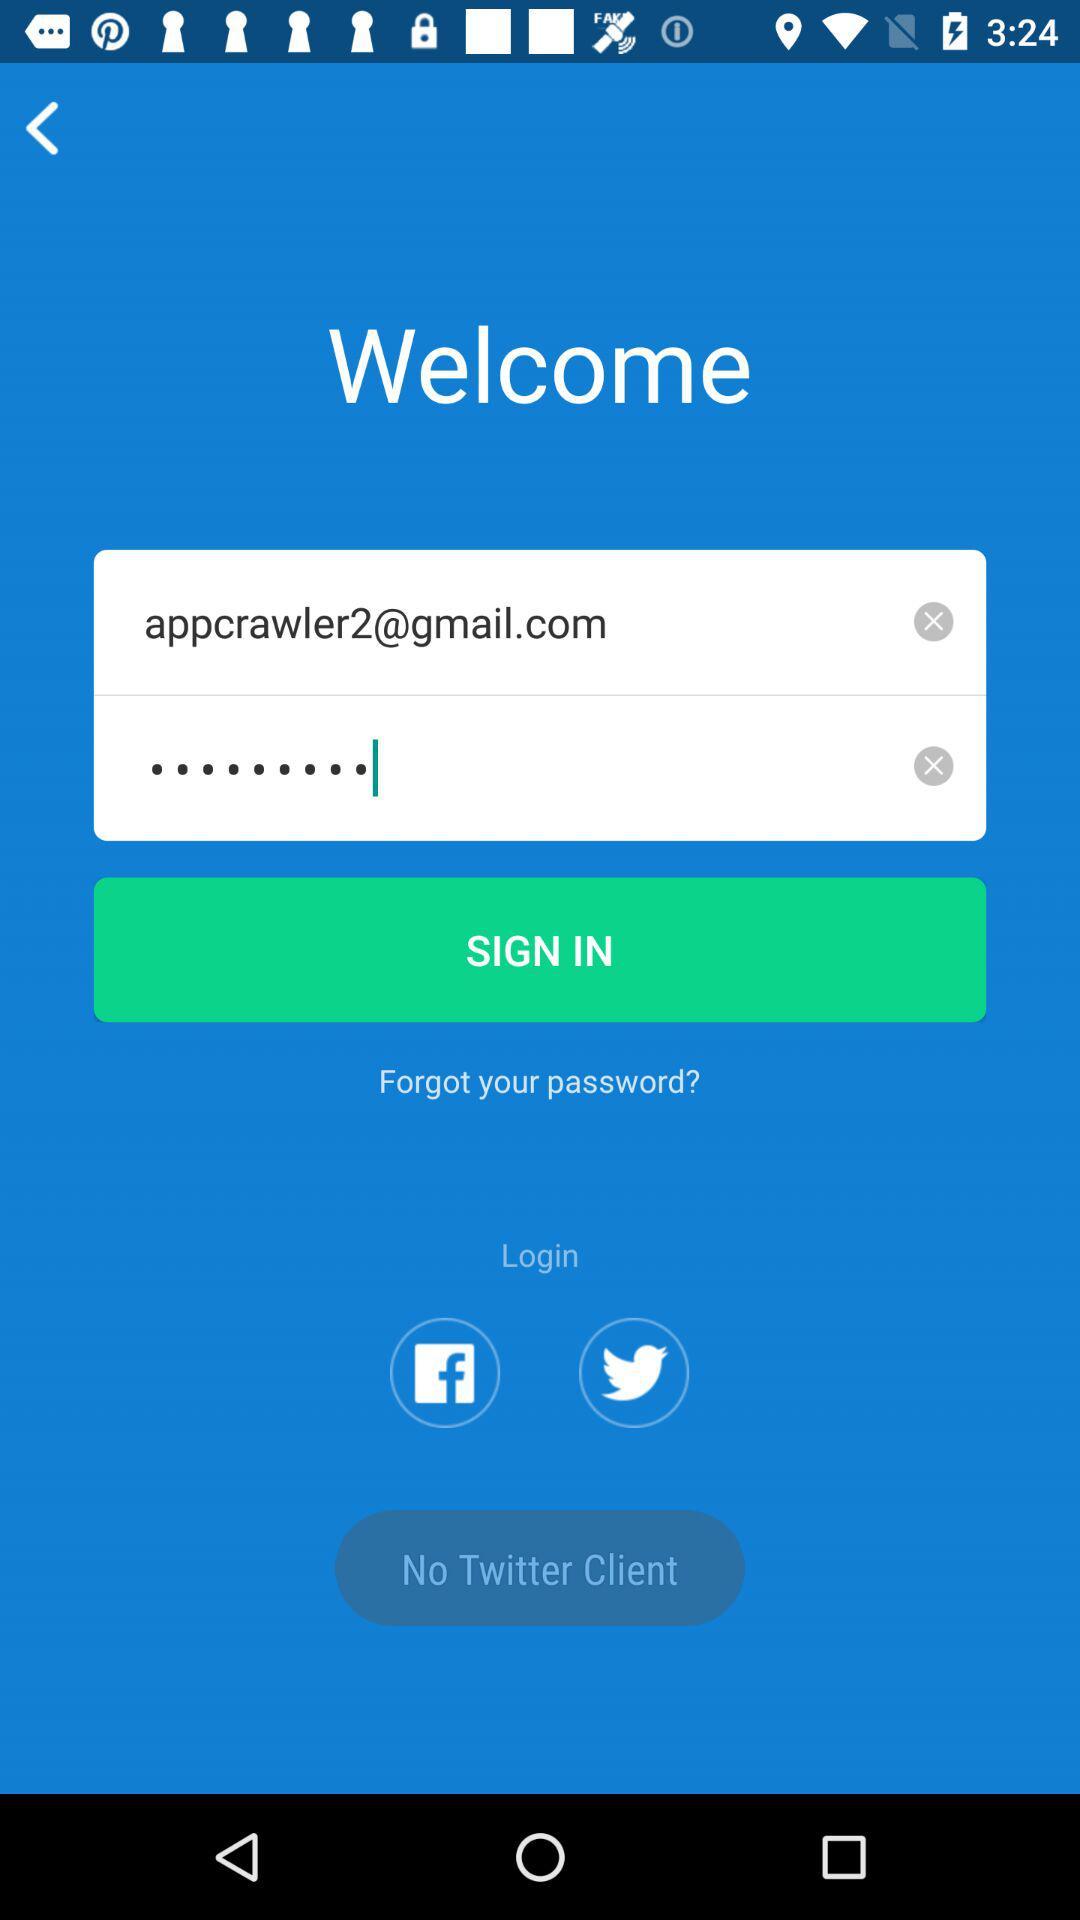 The height and width of the screenshot is (1920, 1080). Describe the element at coordinates (933, 620) in the screenshot. I see `clear form` at that location.